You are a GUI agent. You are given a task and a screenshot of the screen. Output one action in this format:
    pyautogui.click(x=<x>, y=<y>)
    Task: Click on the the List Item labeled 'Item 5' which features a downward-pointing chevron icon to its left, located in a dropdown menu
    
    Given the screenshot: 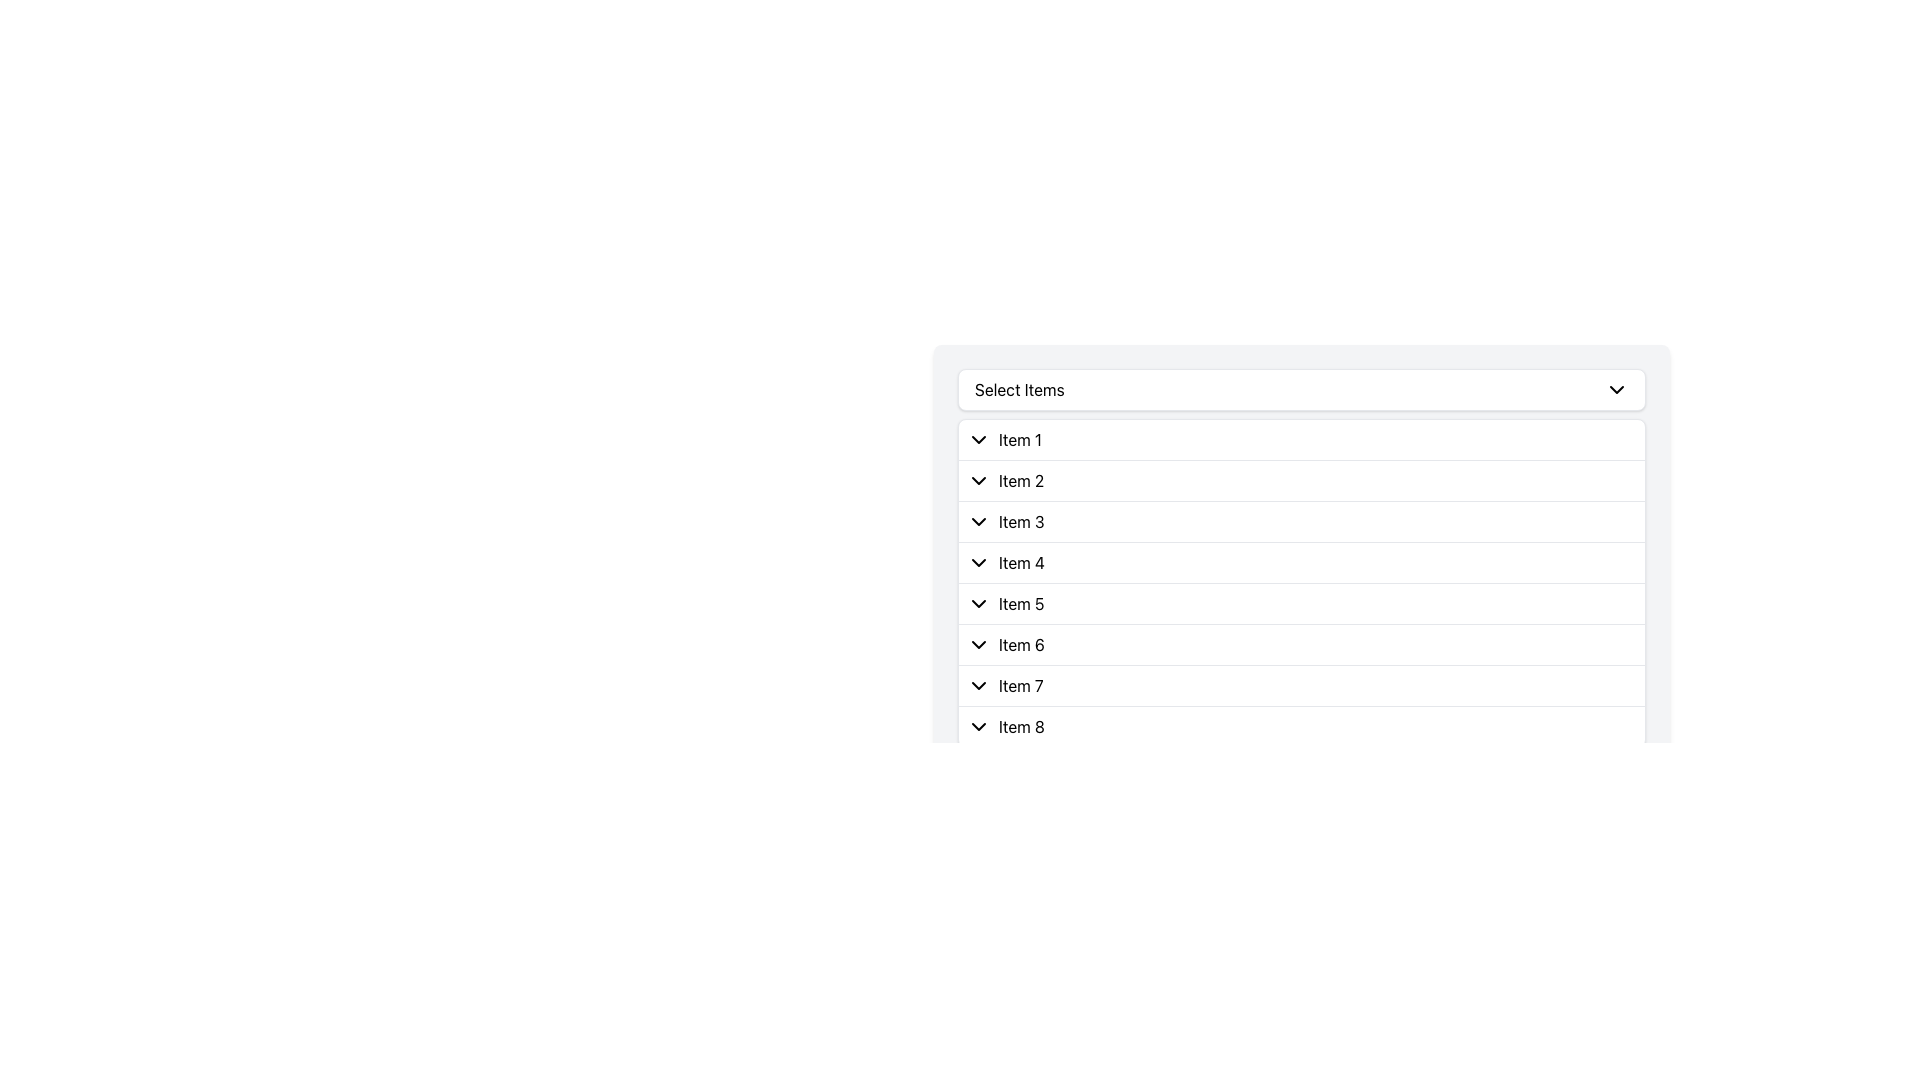 What is the action you would take?
    pyautogui.click(x=1005, y=603)
    